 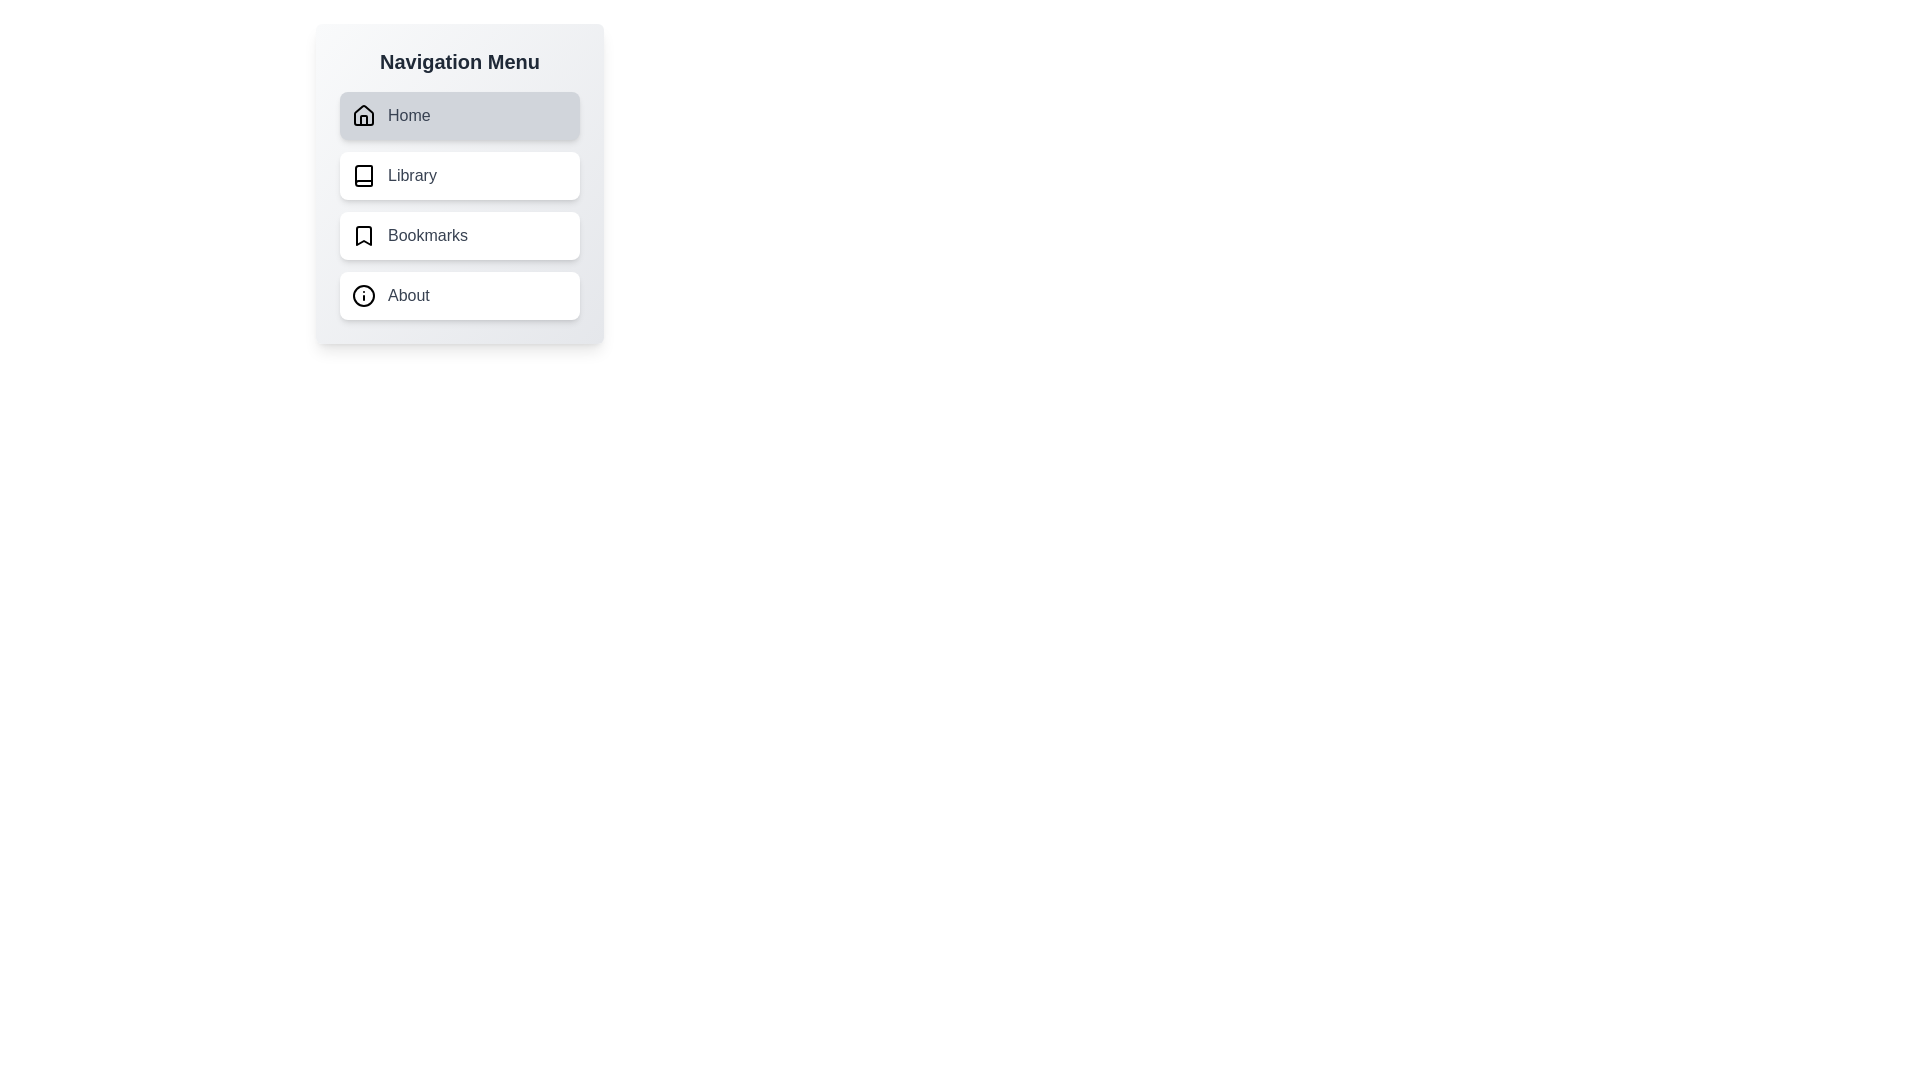 What do you see at coordinates (459, 234) in the screenshot?
I see `the menu item corresponding to Bookmarks` at bounding box center [459, 234].